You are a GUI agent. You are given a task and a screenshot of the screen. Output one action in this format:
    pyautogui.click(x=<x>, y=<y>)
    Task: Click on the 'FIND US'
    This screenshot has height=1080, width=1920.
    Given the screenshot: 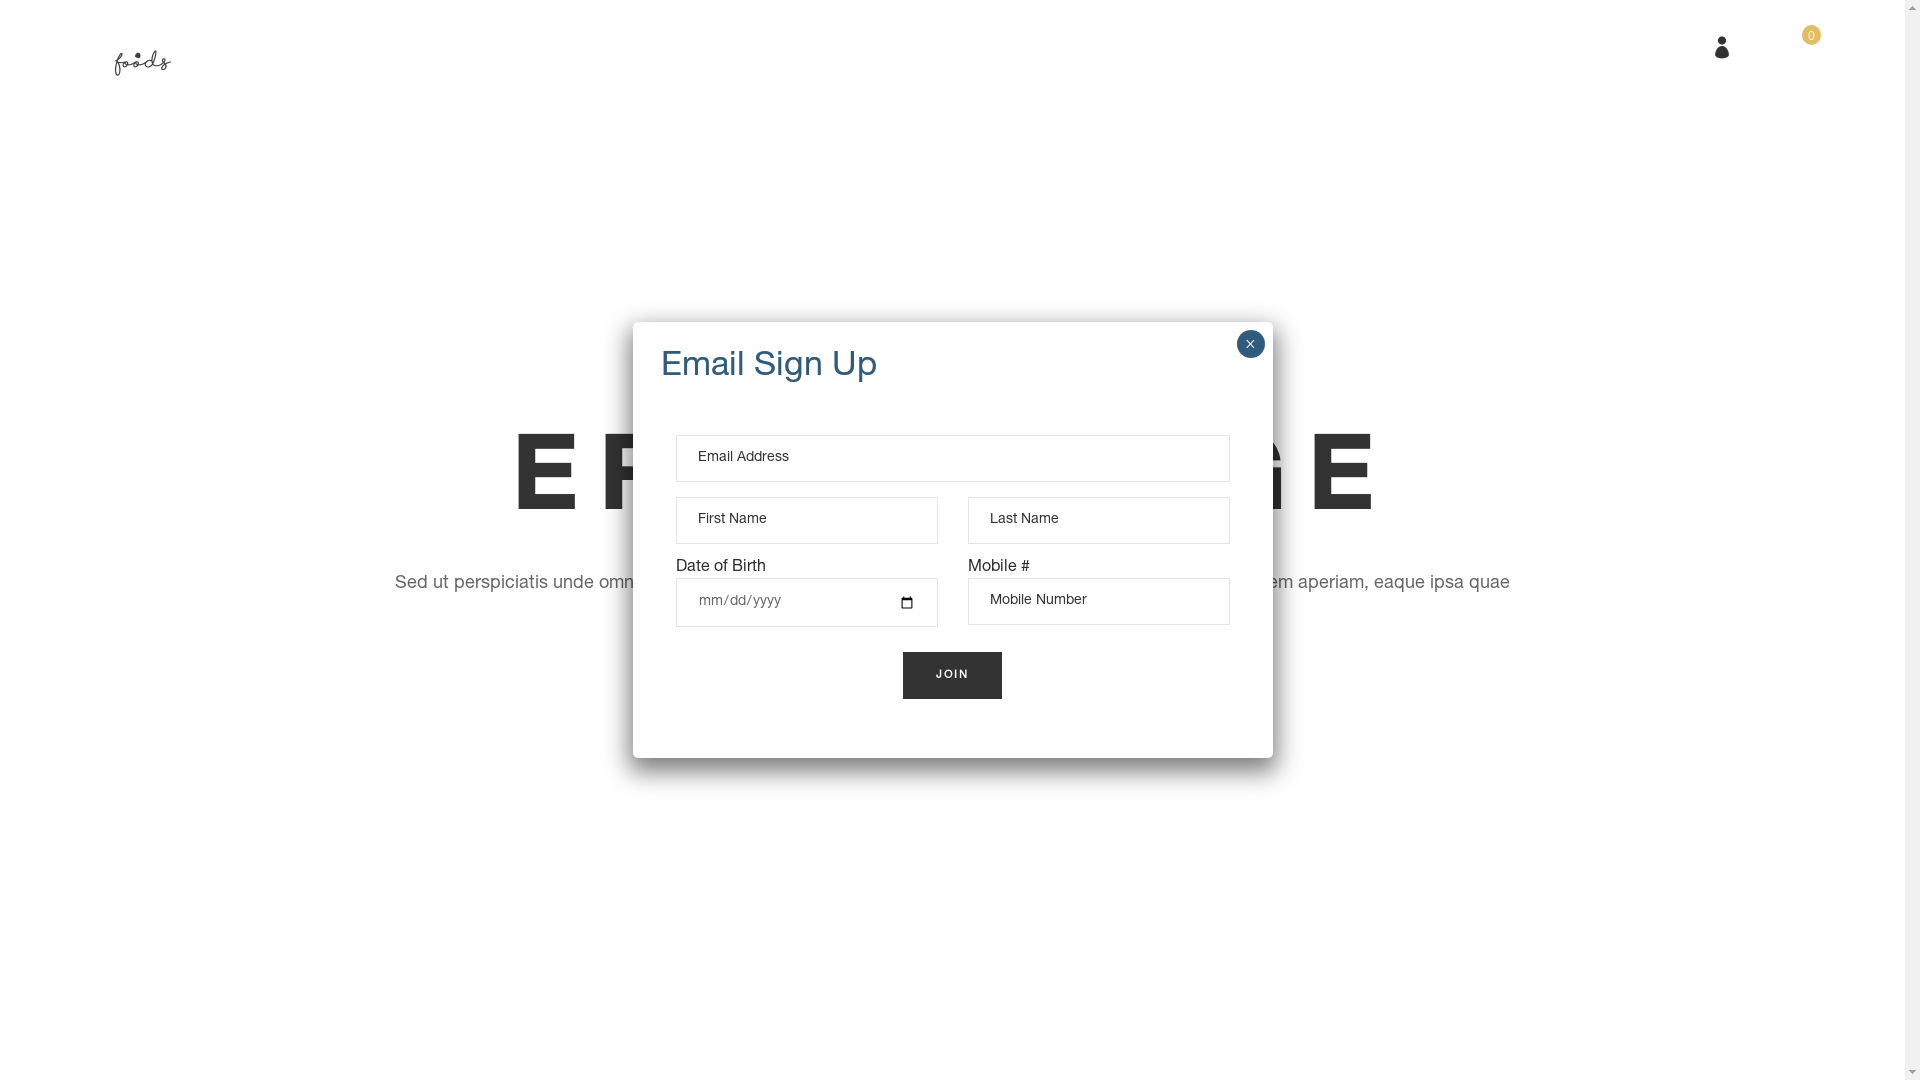 What is the action you would take?
    pyautogui.click(x=1262, y=45)
    